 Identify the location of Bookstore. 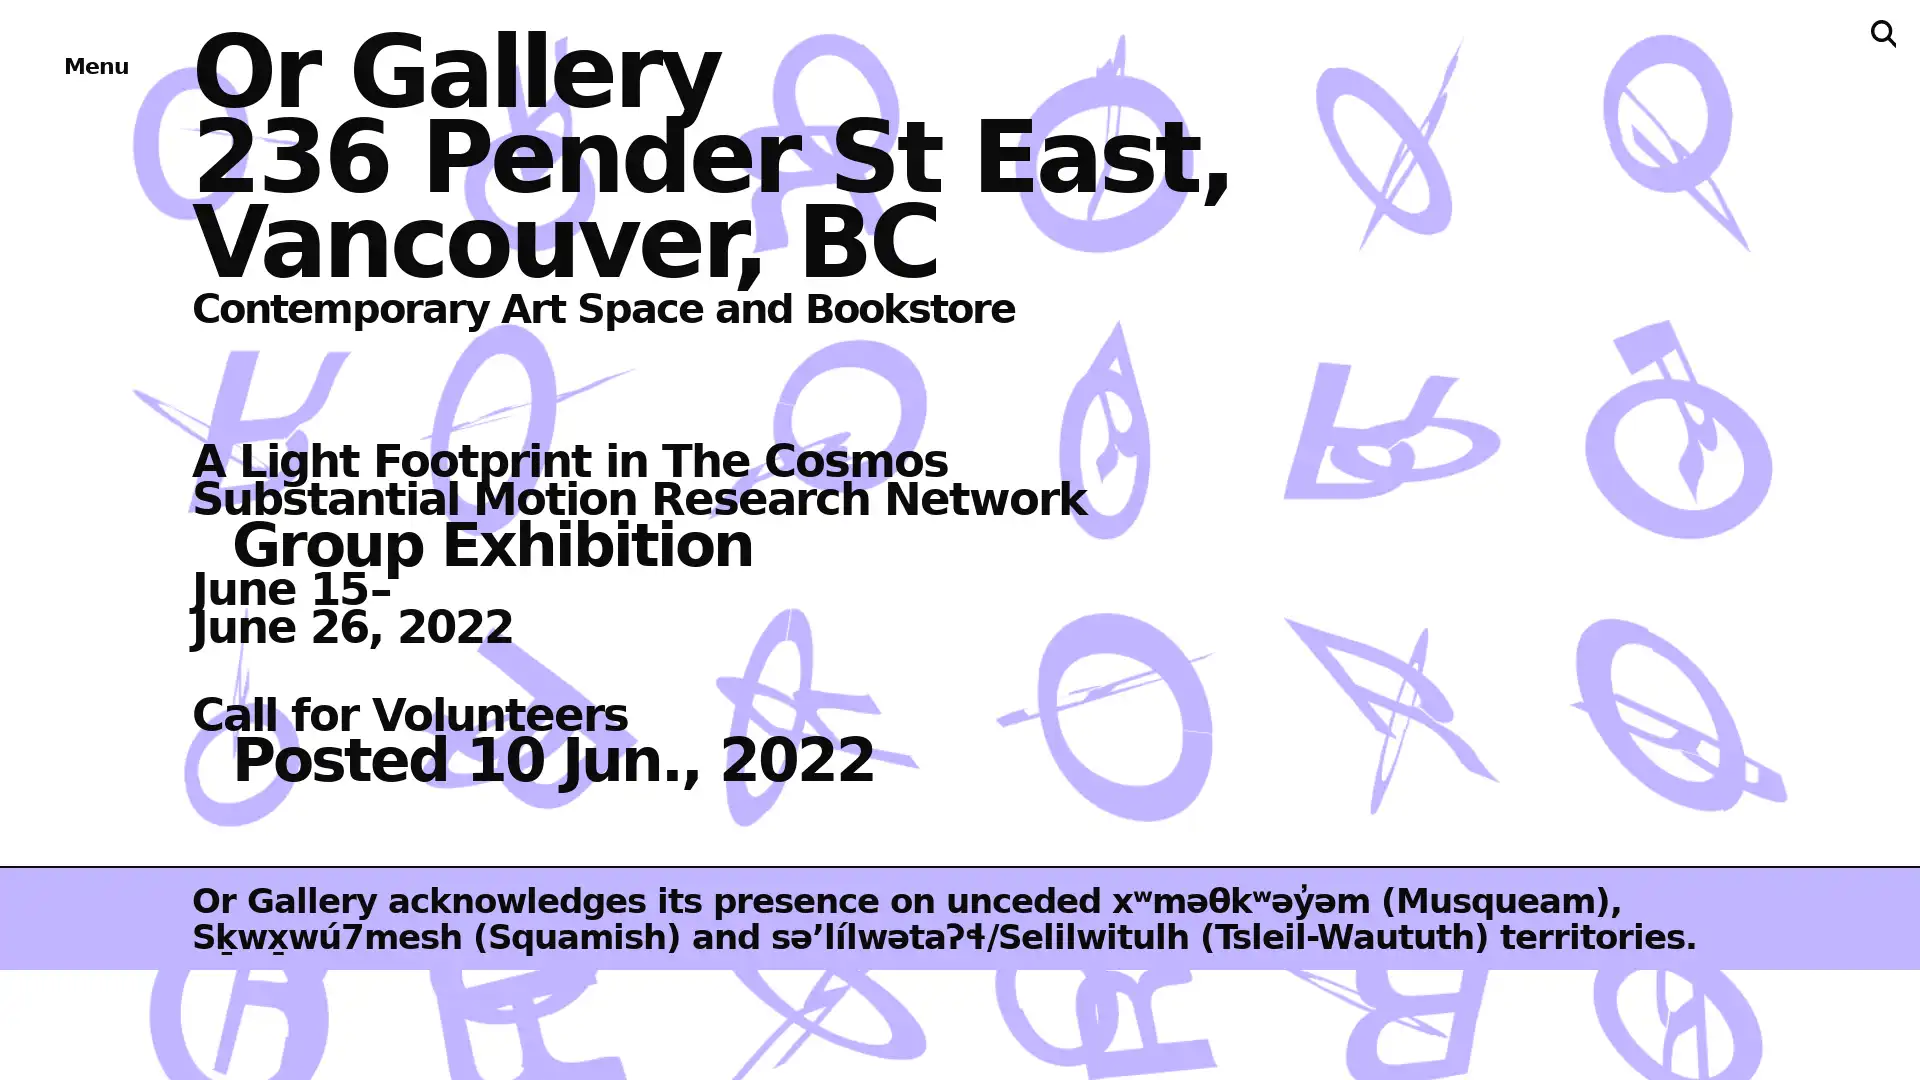
(434, 564).